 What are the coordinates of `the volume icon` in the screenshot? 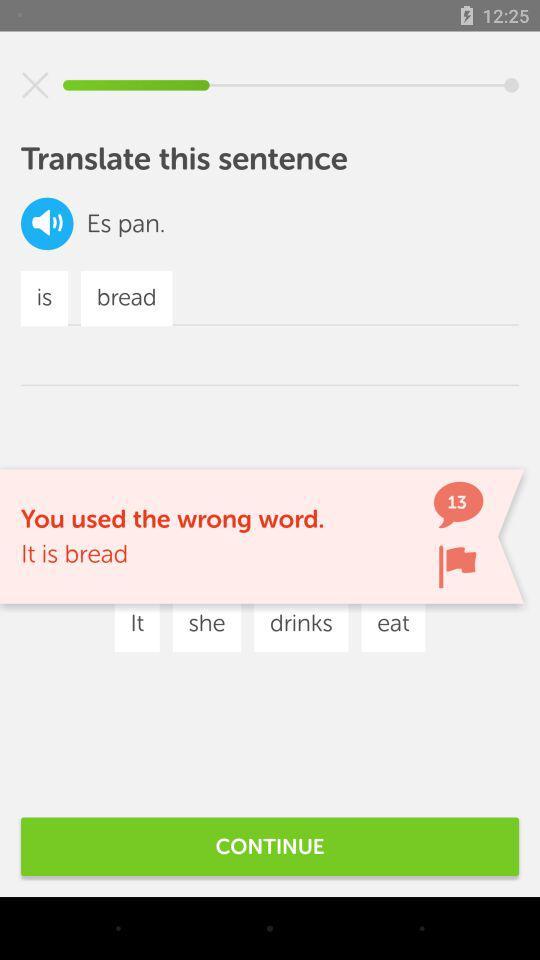 It's located at (47, 223).